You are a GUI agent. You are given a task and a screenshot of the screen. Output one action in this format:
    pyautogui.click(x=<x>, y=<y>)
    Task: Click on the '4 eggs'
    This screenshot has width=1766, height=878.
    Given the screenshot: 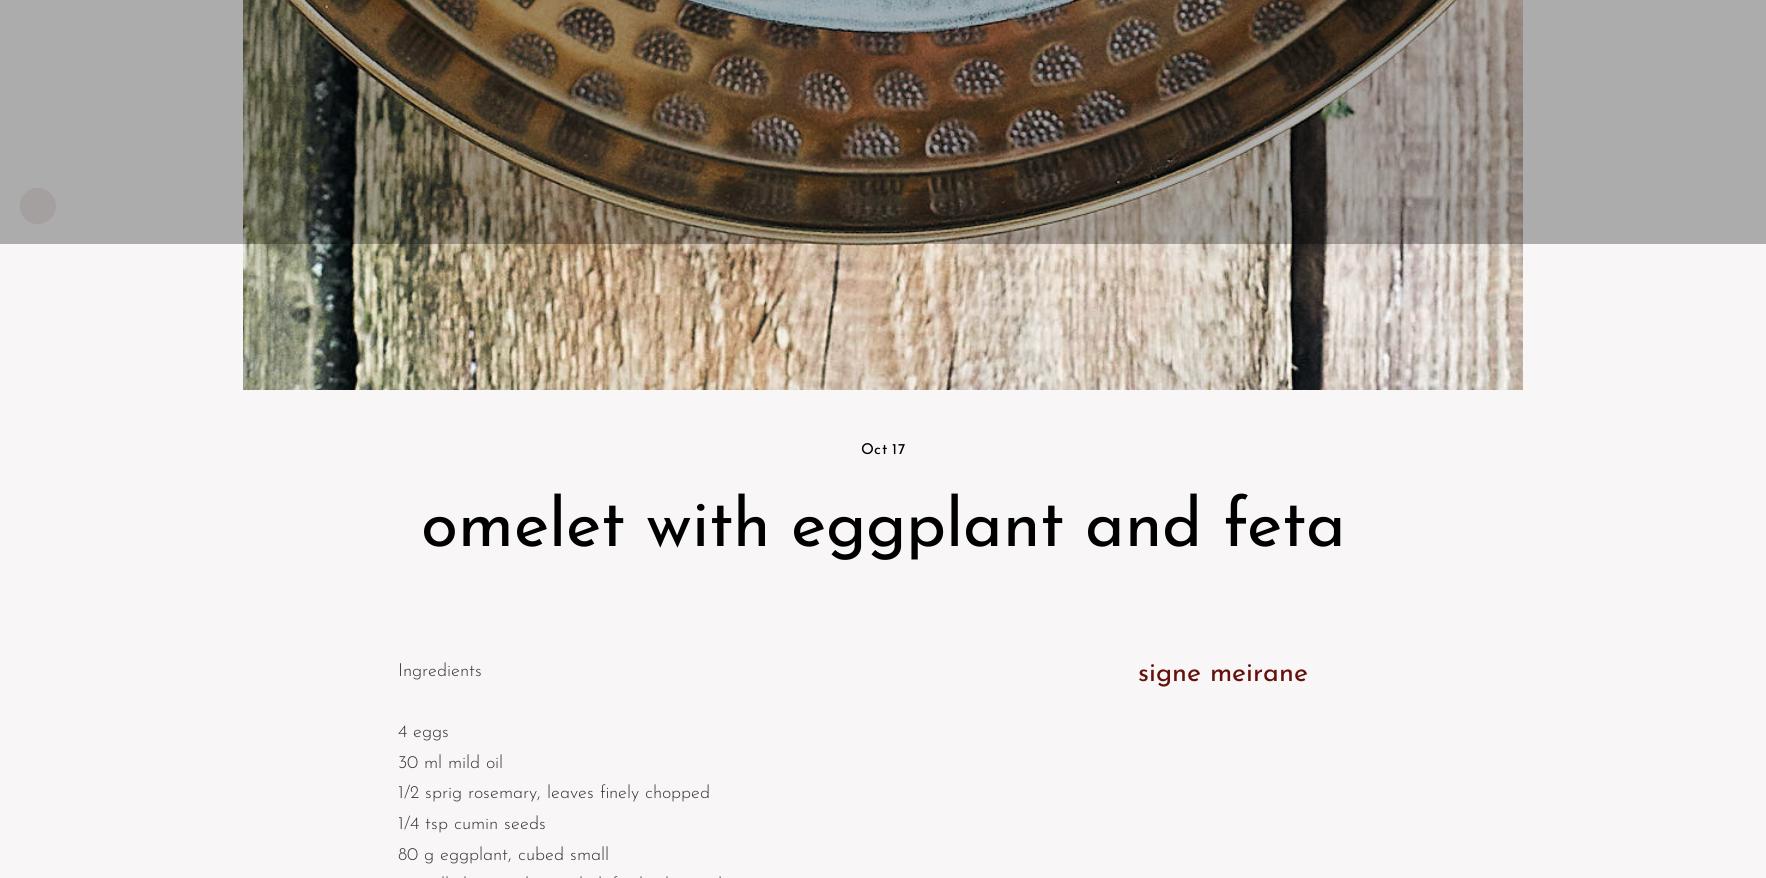 What is the action you would take?
    pyautogui.click(x=397, y=731)
    